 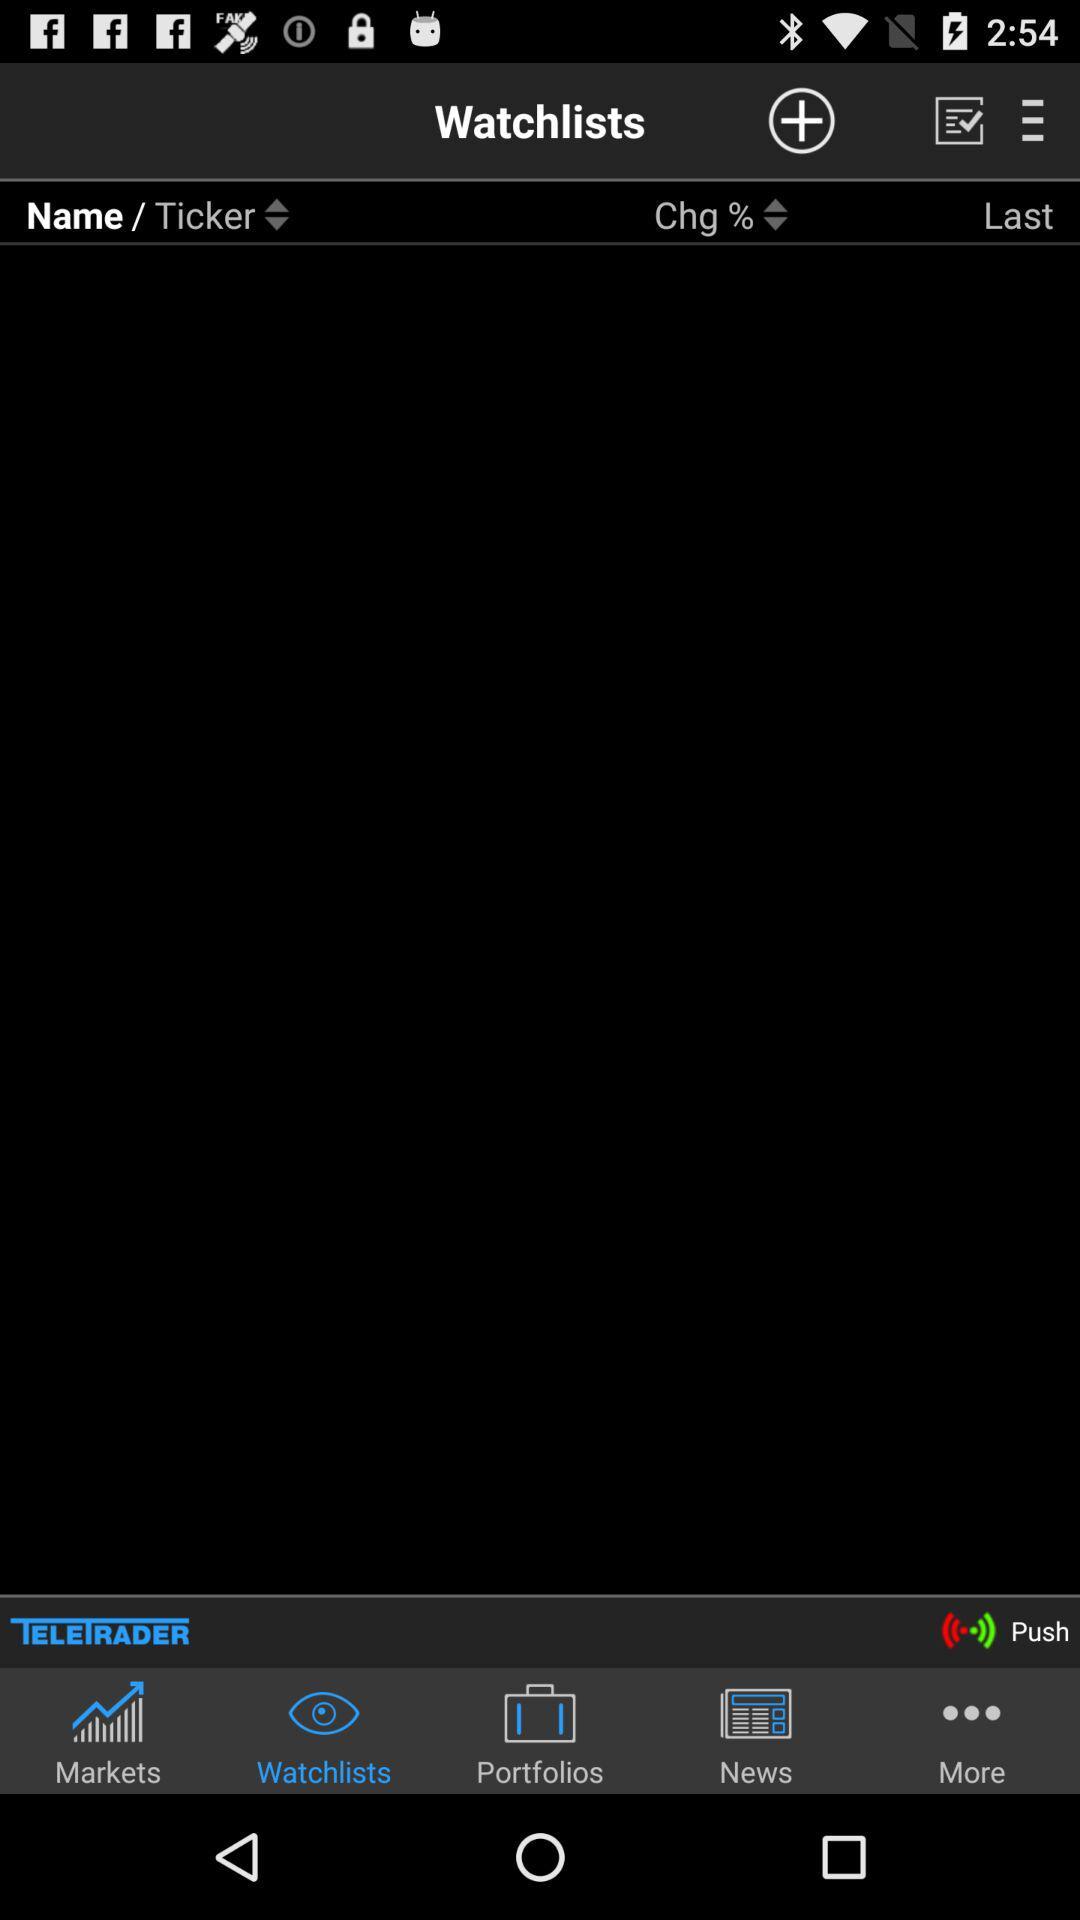 What do you see at coordinates (971, 1732) in the screenshot?
I see `the more` at bounding box center [971, 1732].